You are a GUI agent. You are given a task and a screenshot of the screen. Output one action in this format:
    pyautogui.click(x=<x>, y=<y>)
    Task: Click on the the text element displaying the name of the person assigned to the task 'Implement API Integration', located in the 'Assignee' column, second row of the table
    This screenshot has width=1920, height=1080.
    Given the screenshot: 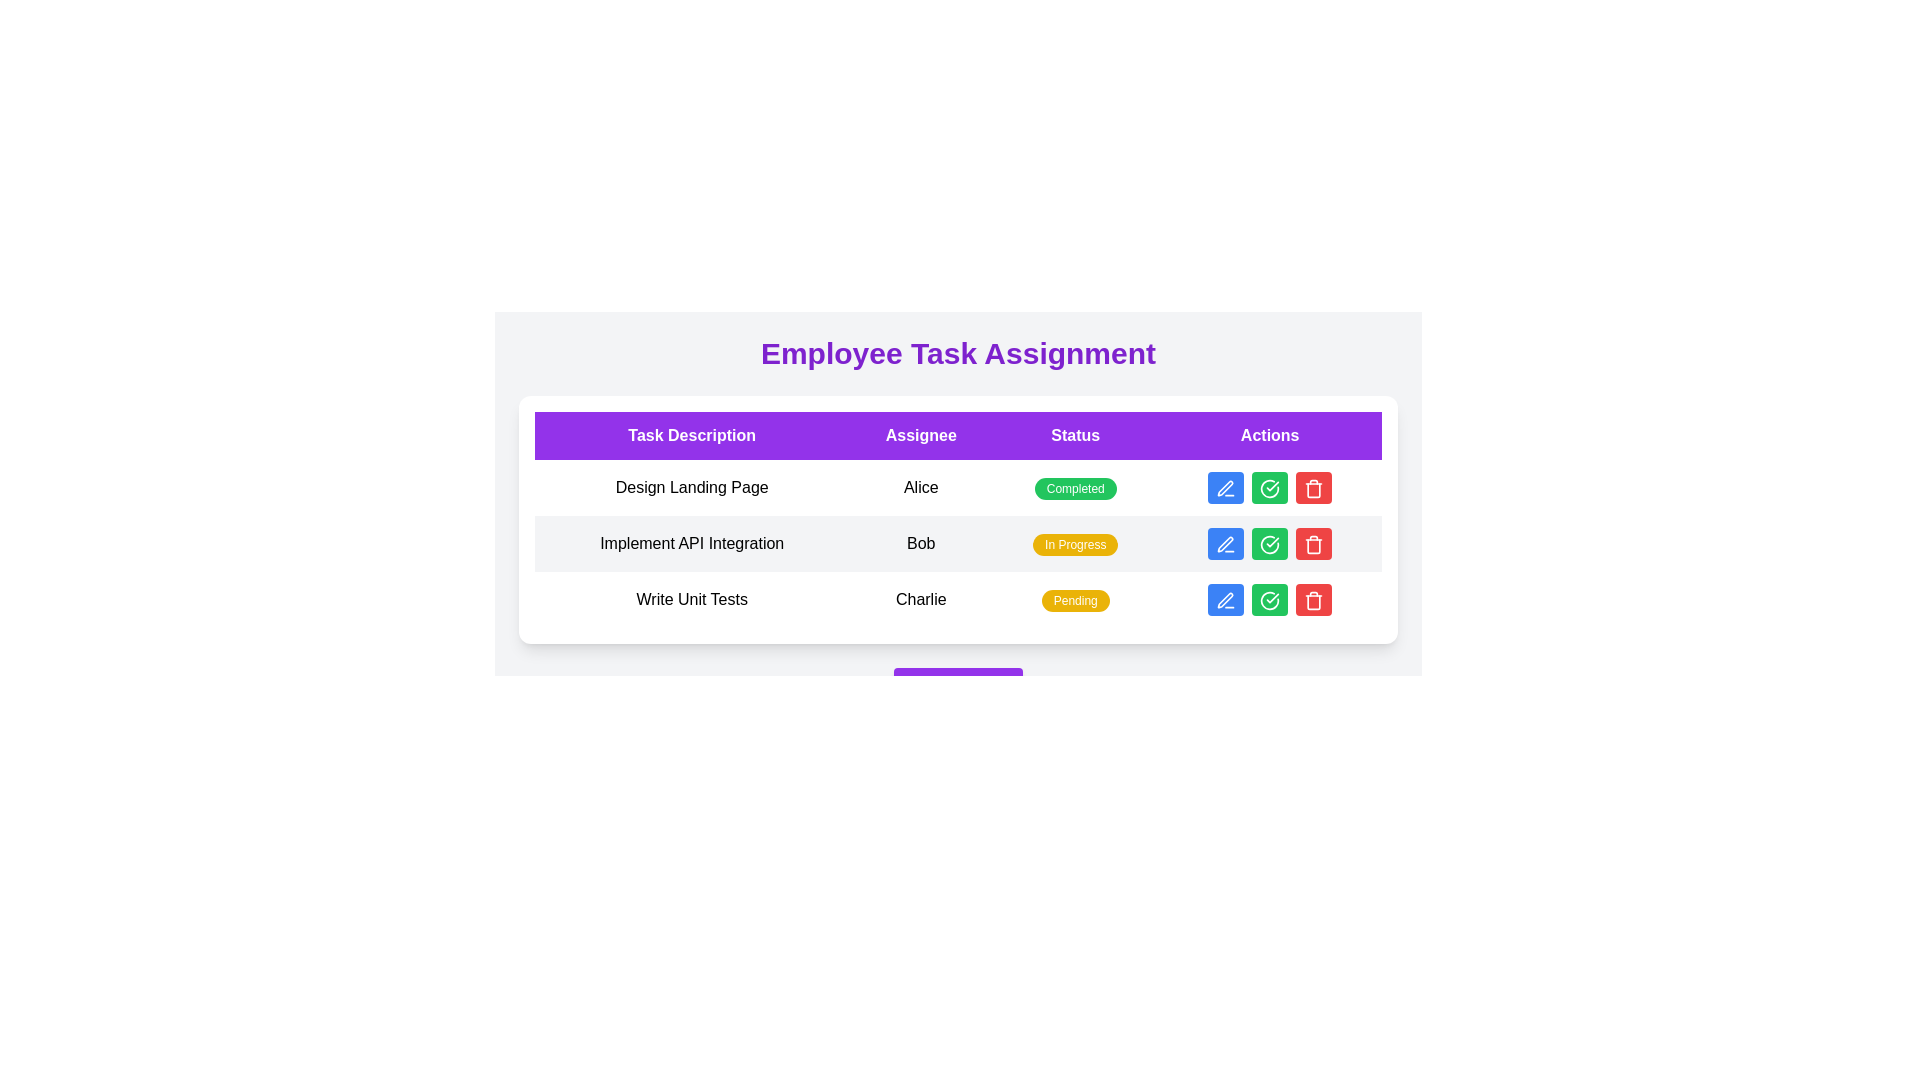 What is the action you would take?
    pyautogui.click(x=920, y=543)
    